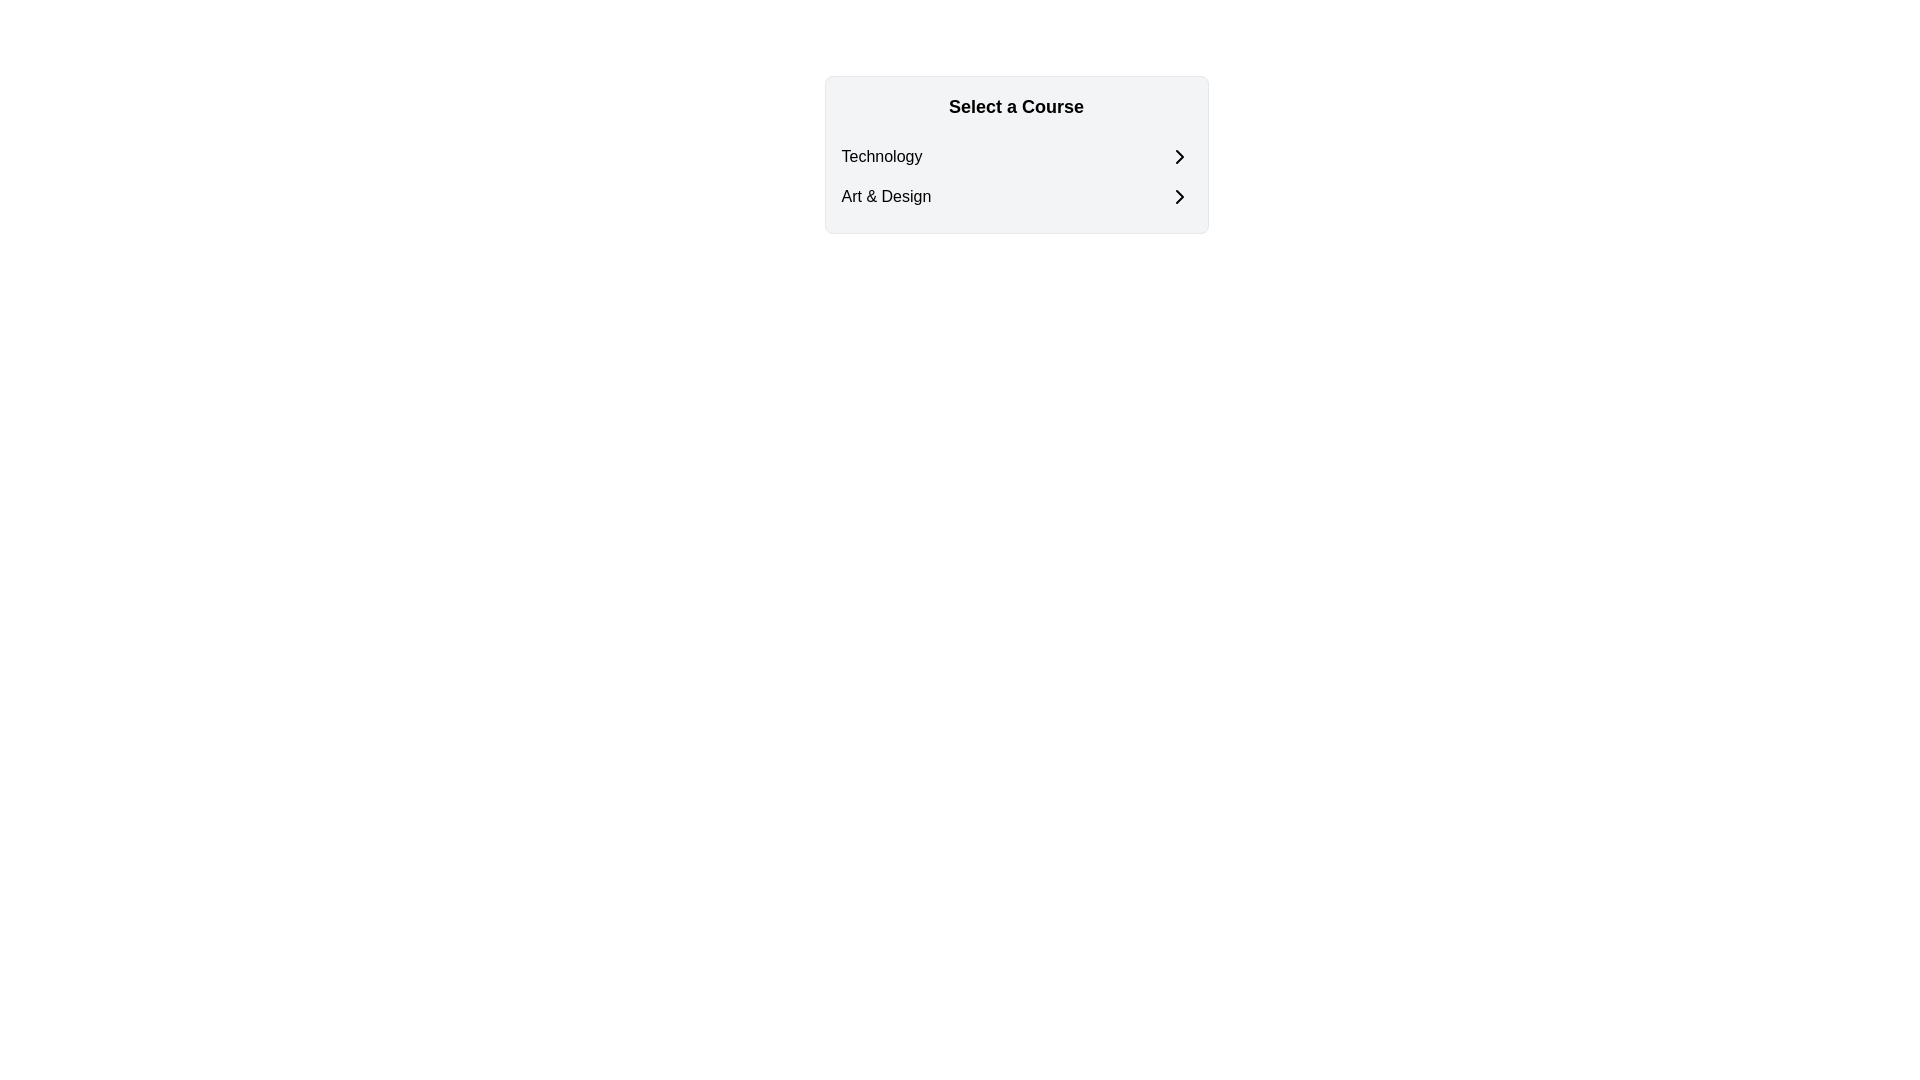  What do you see at coordinates (1016, 196) in the screenshot?
I see `the 'Art & Design' option in the course selection menu` at bounding box center [1016, 196].